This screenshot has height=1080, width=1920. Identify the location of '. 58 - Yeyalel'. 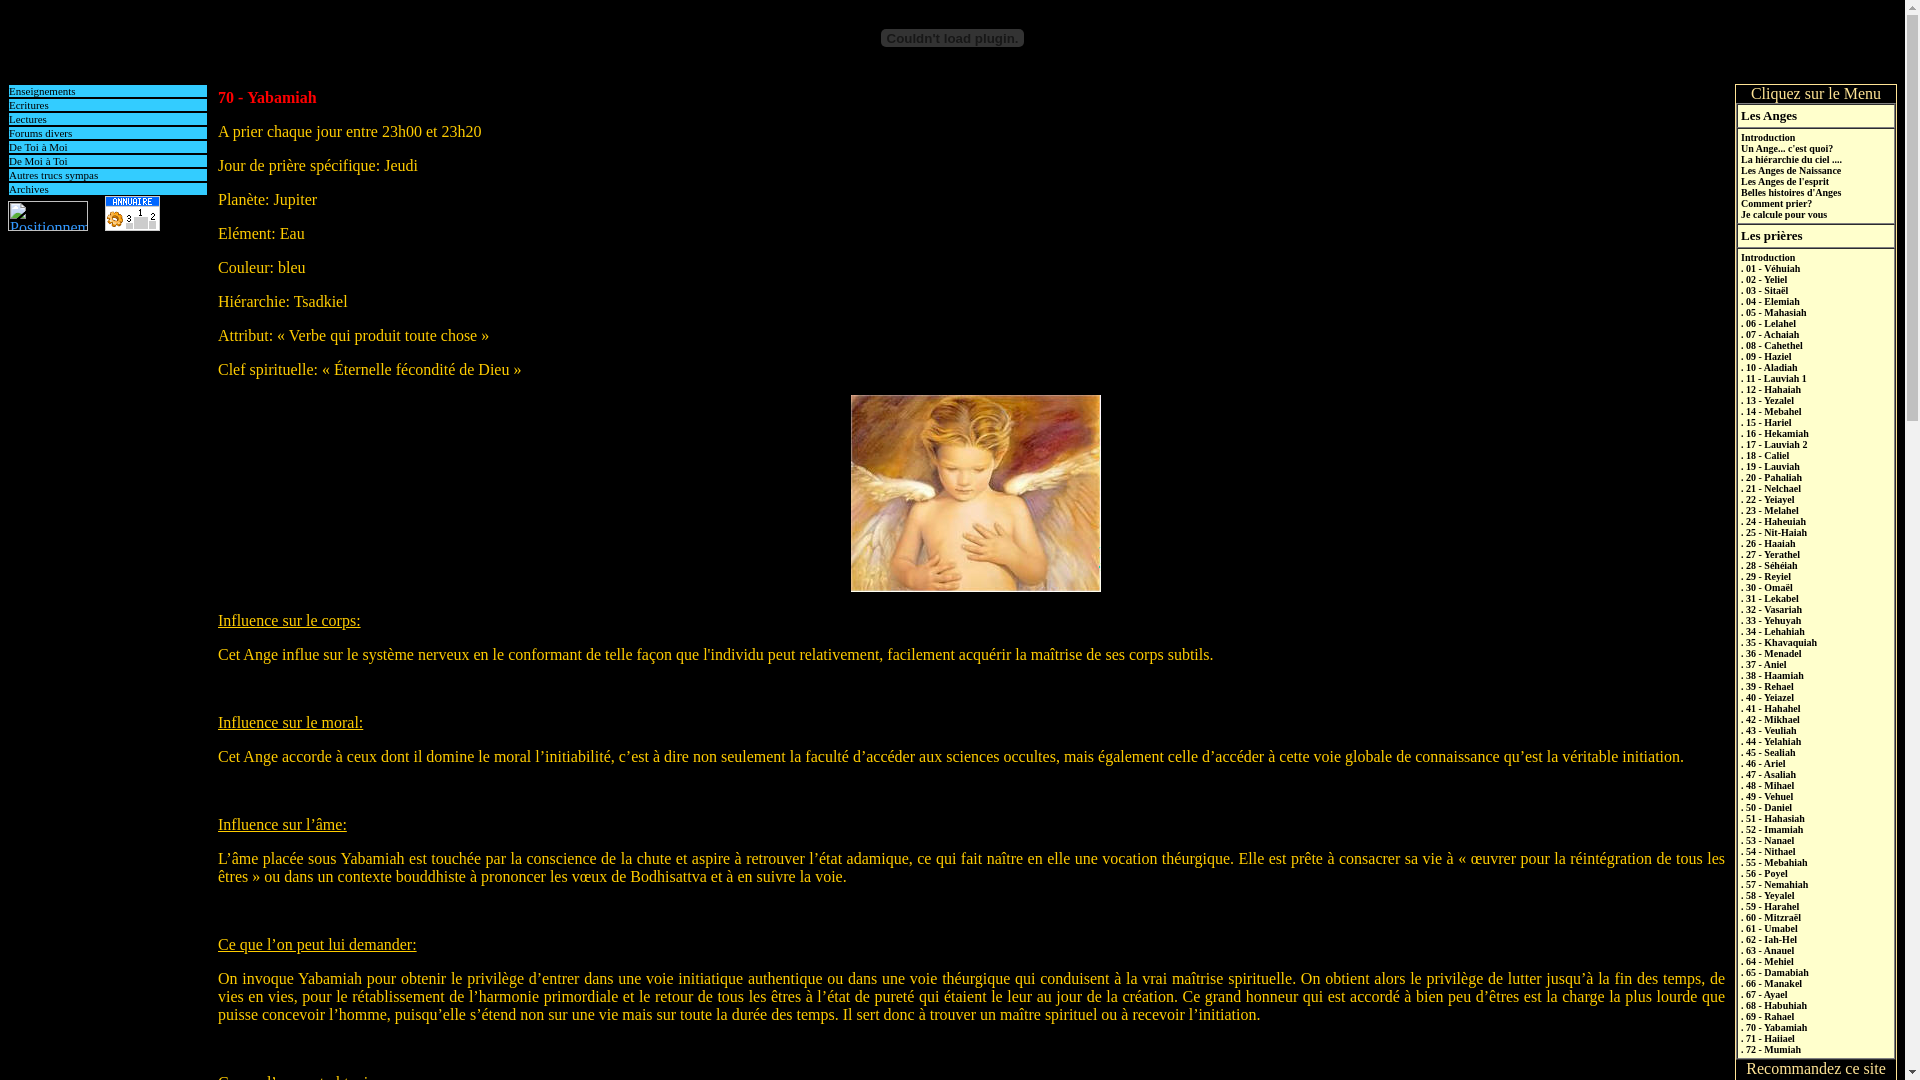
(1767, 894).